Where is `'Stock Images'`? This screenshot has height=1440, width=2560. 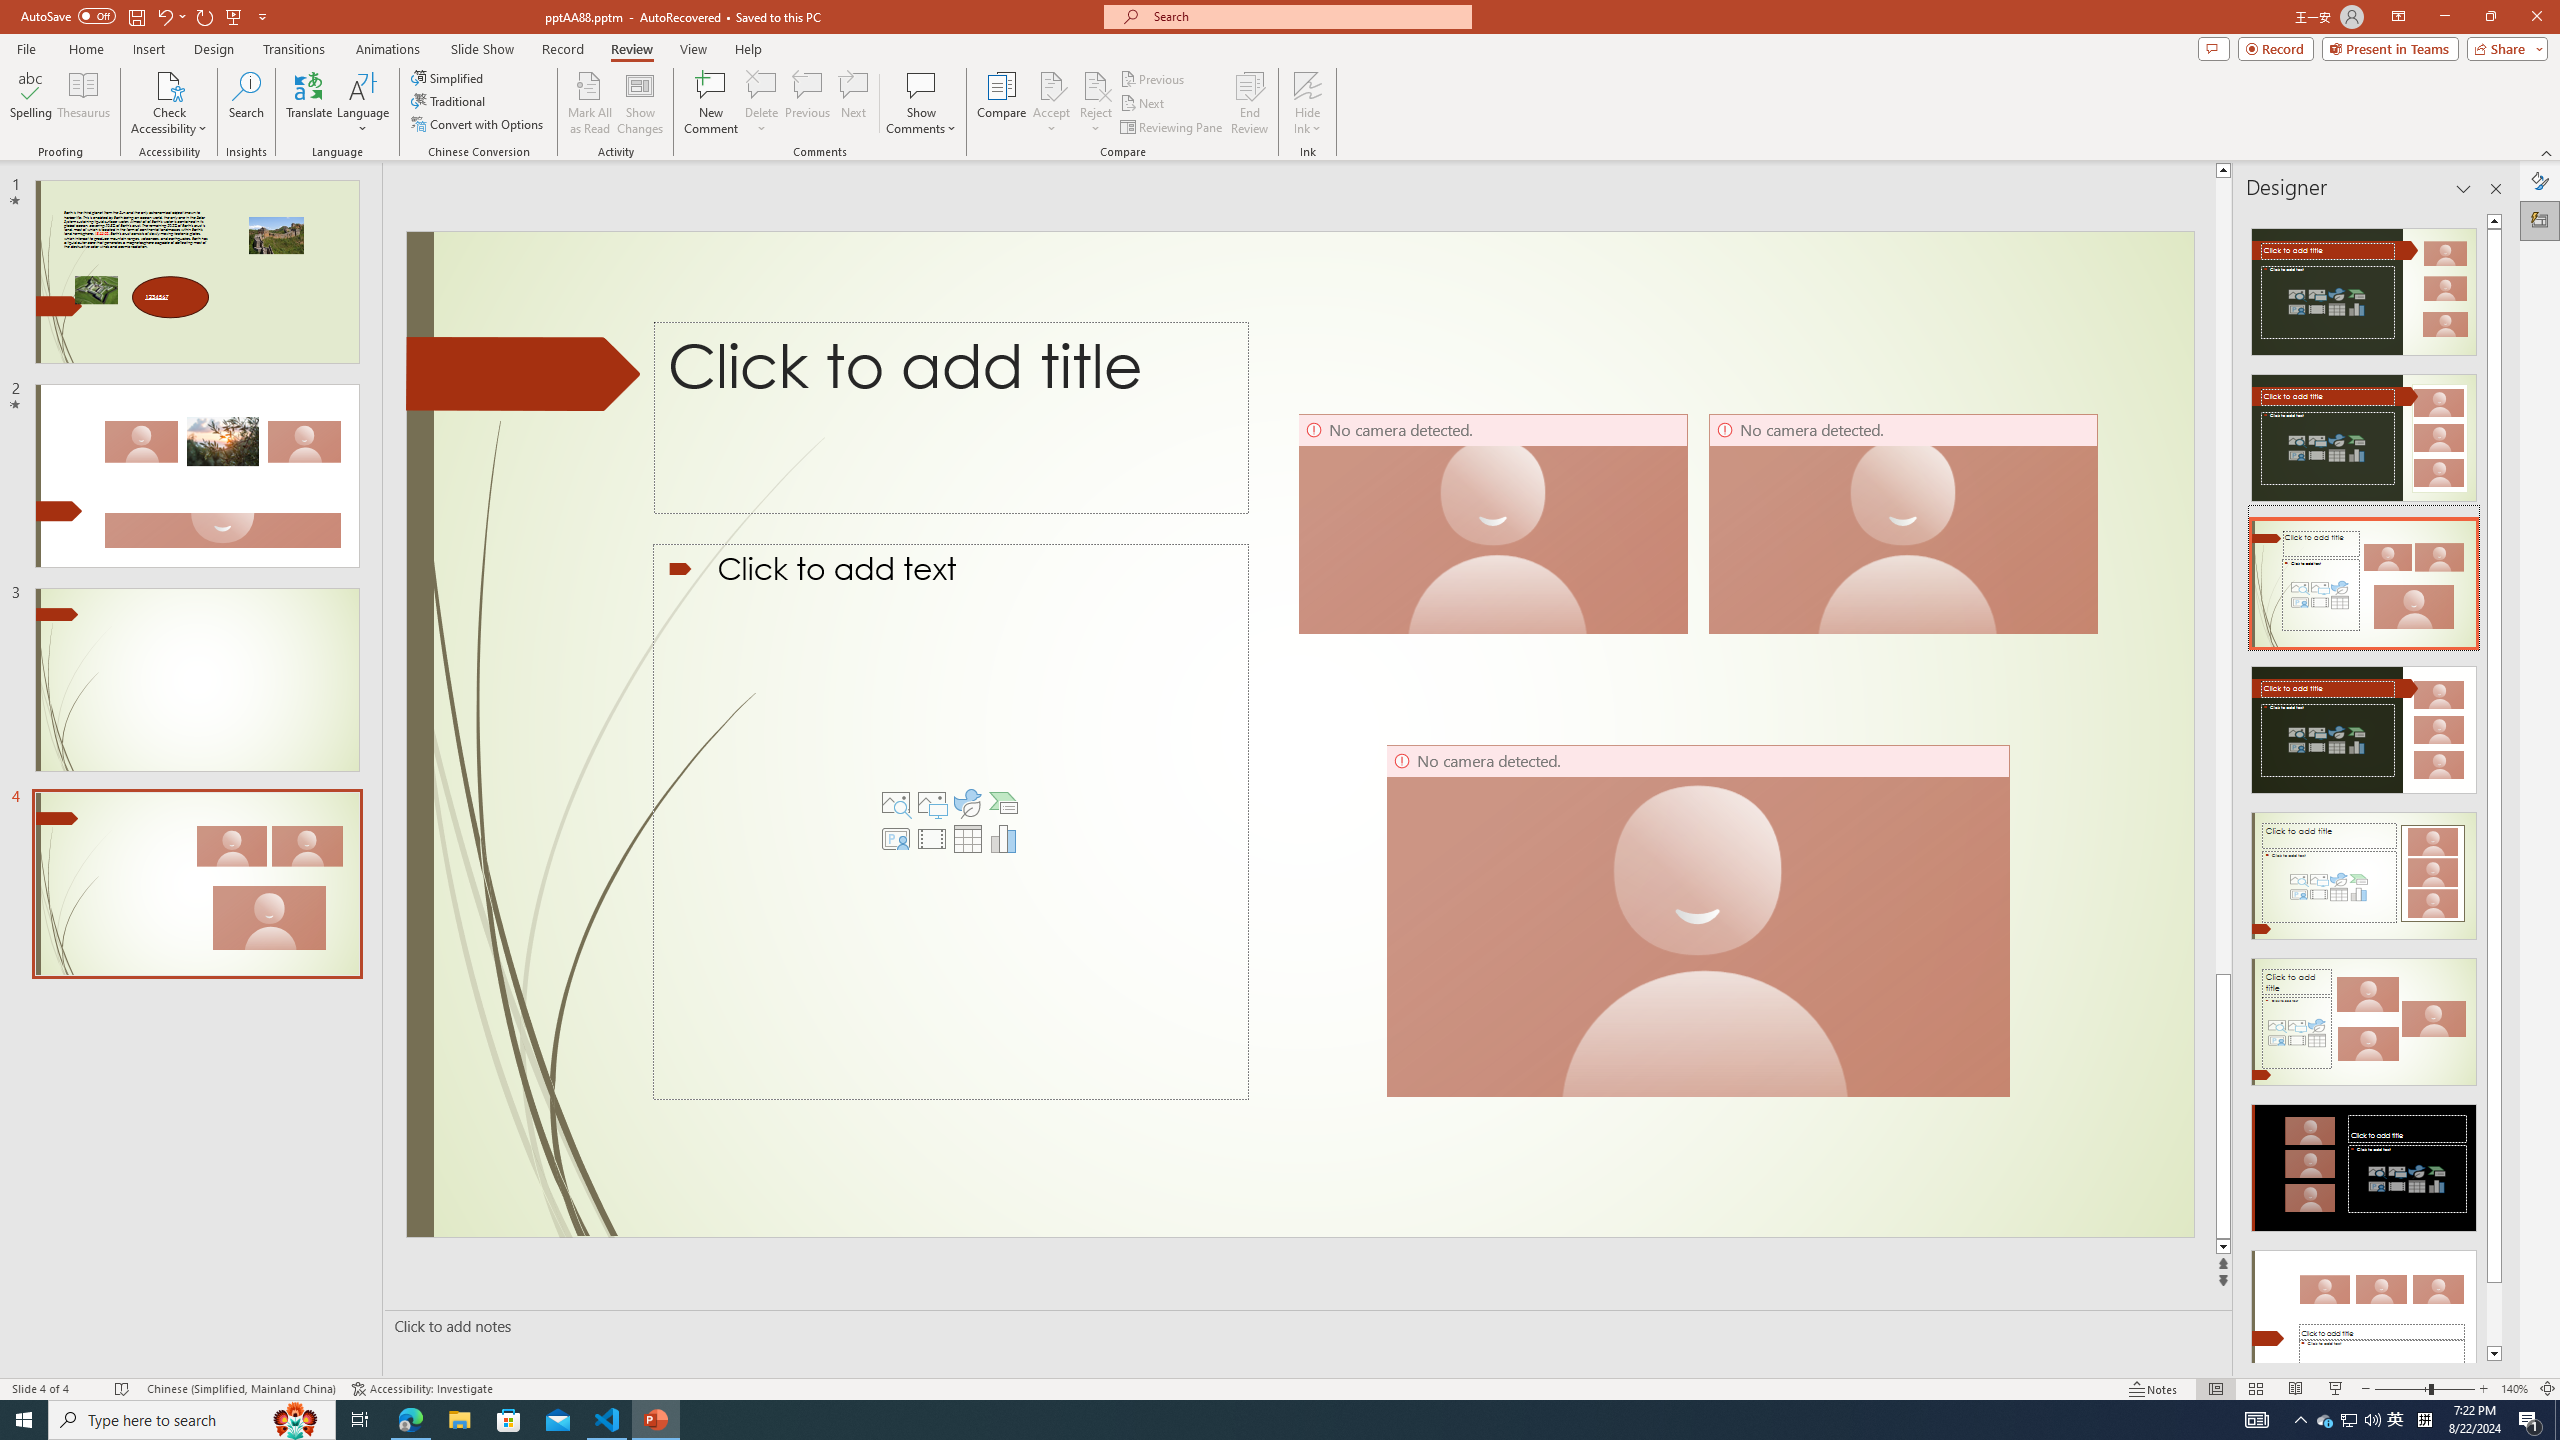 'Stock Images' is located at coordinates (896, 803).